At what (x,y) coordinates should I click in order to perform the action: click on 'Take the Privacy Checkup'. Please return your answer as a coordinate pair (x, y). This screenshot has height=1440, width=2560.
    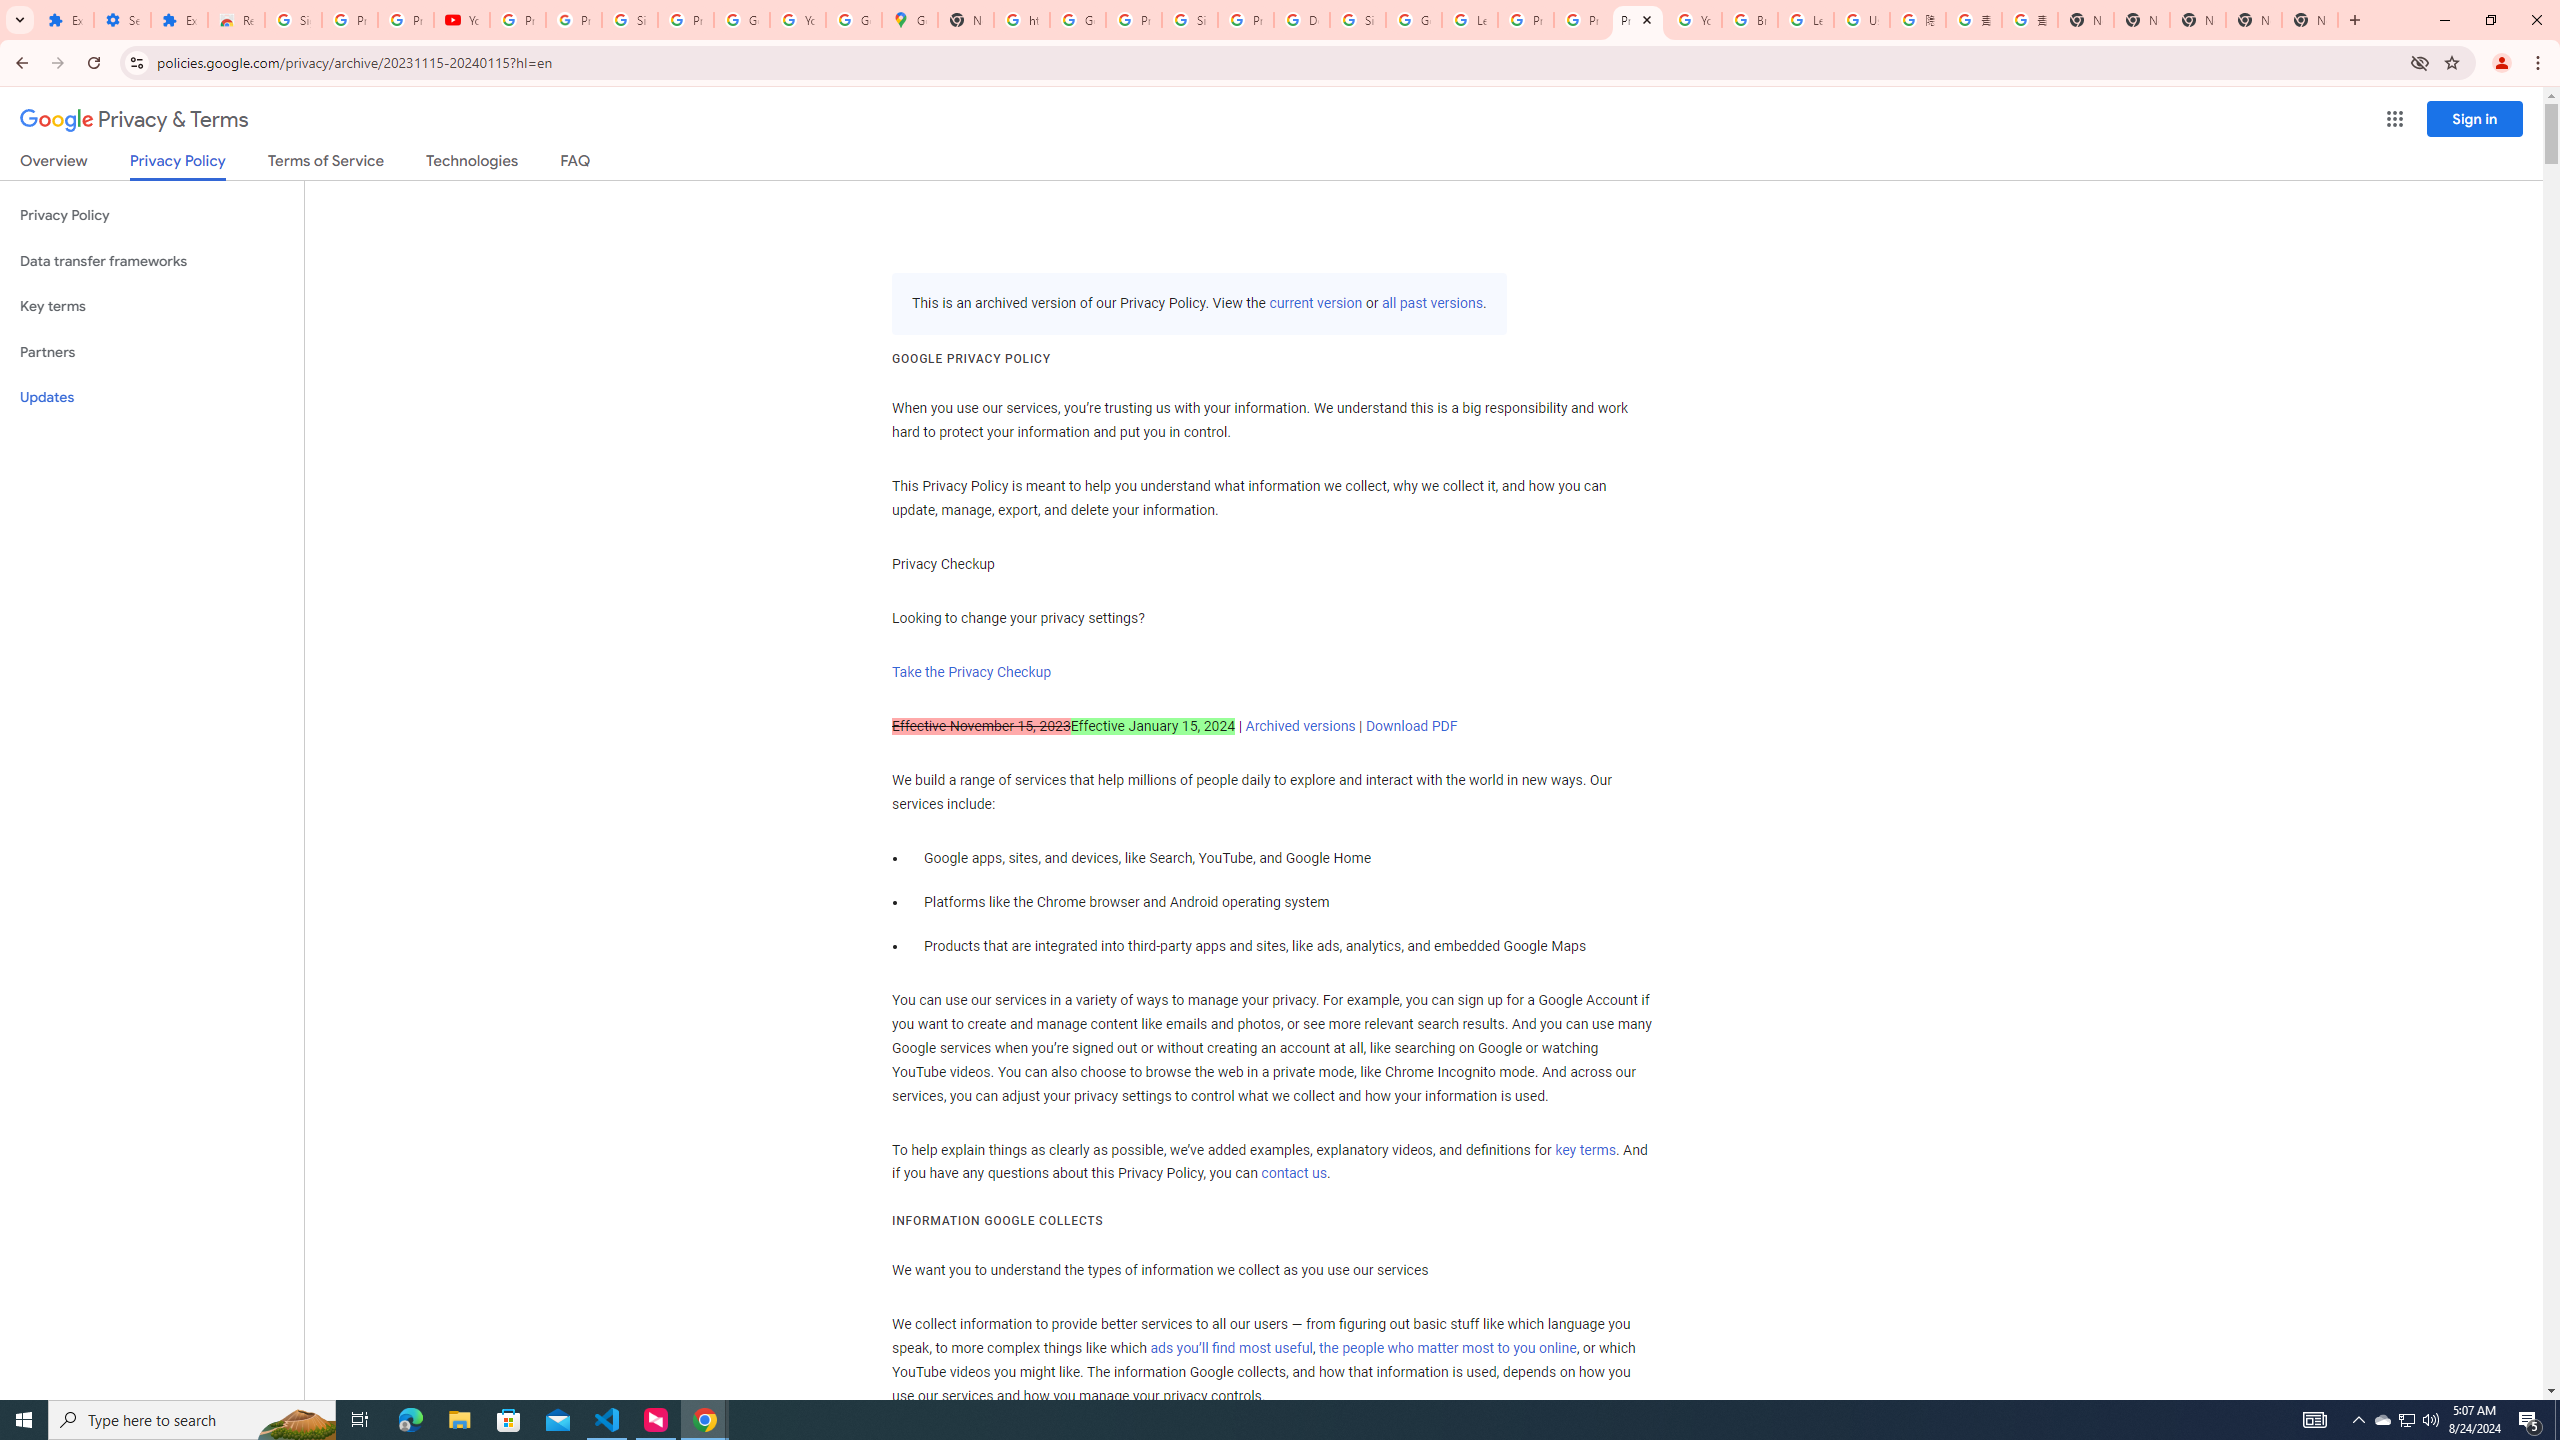
    Looking at the image, I should click on (970, 670).